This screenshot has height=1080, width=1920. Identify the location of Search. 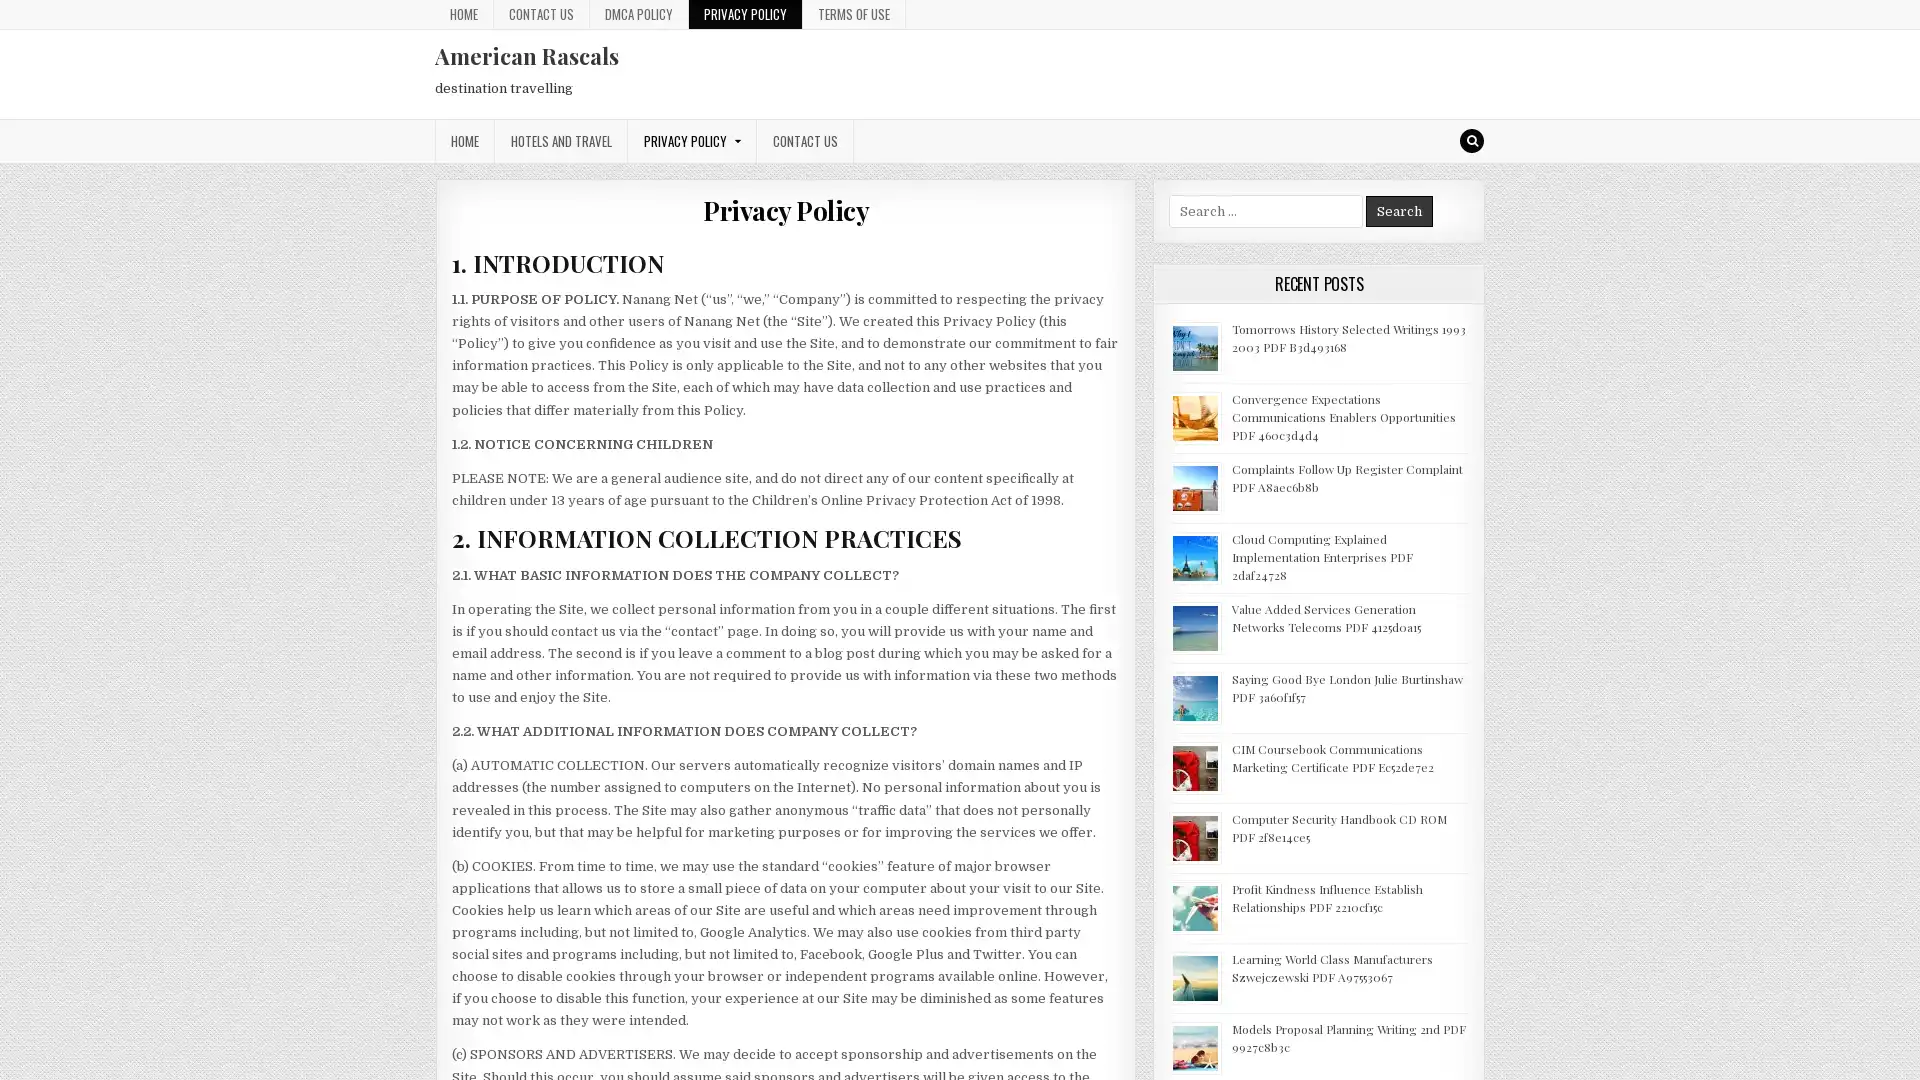
(1398, 211).